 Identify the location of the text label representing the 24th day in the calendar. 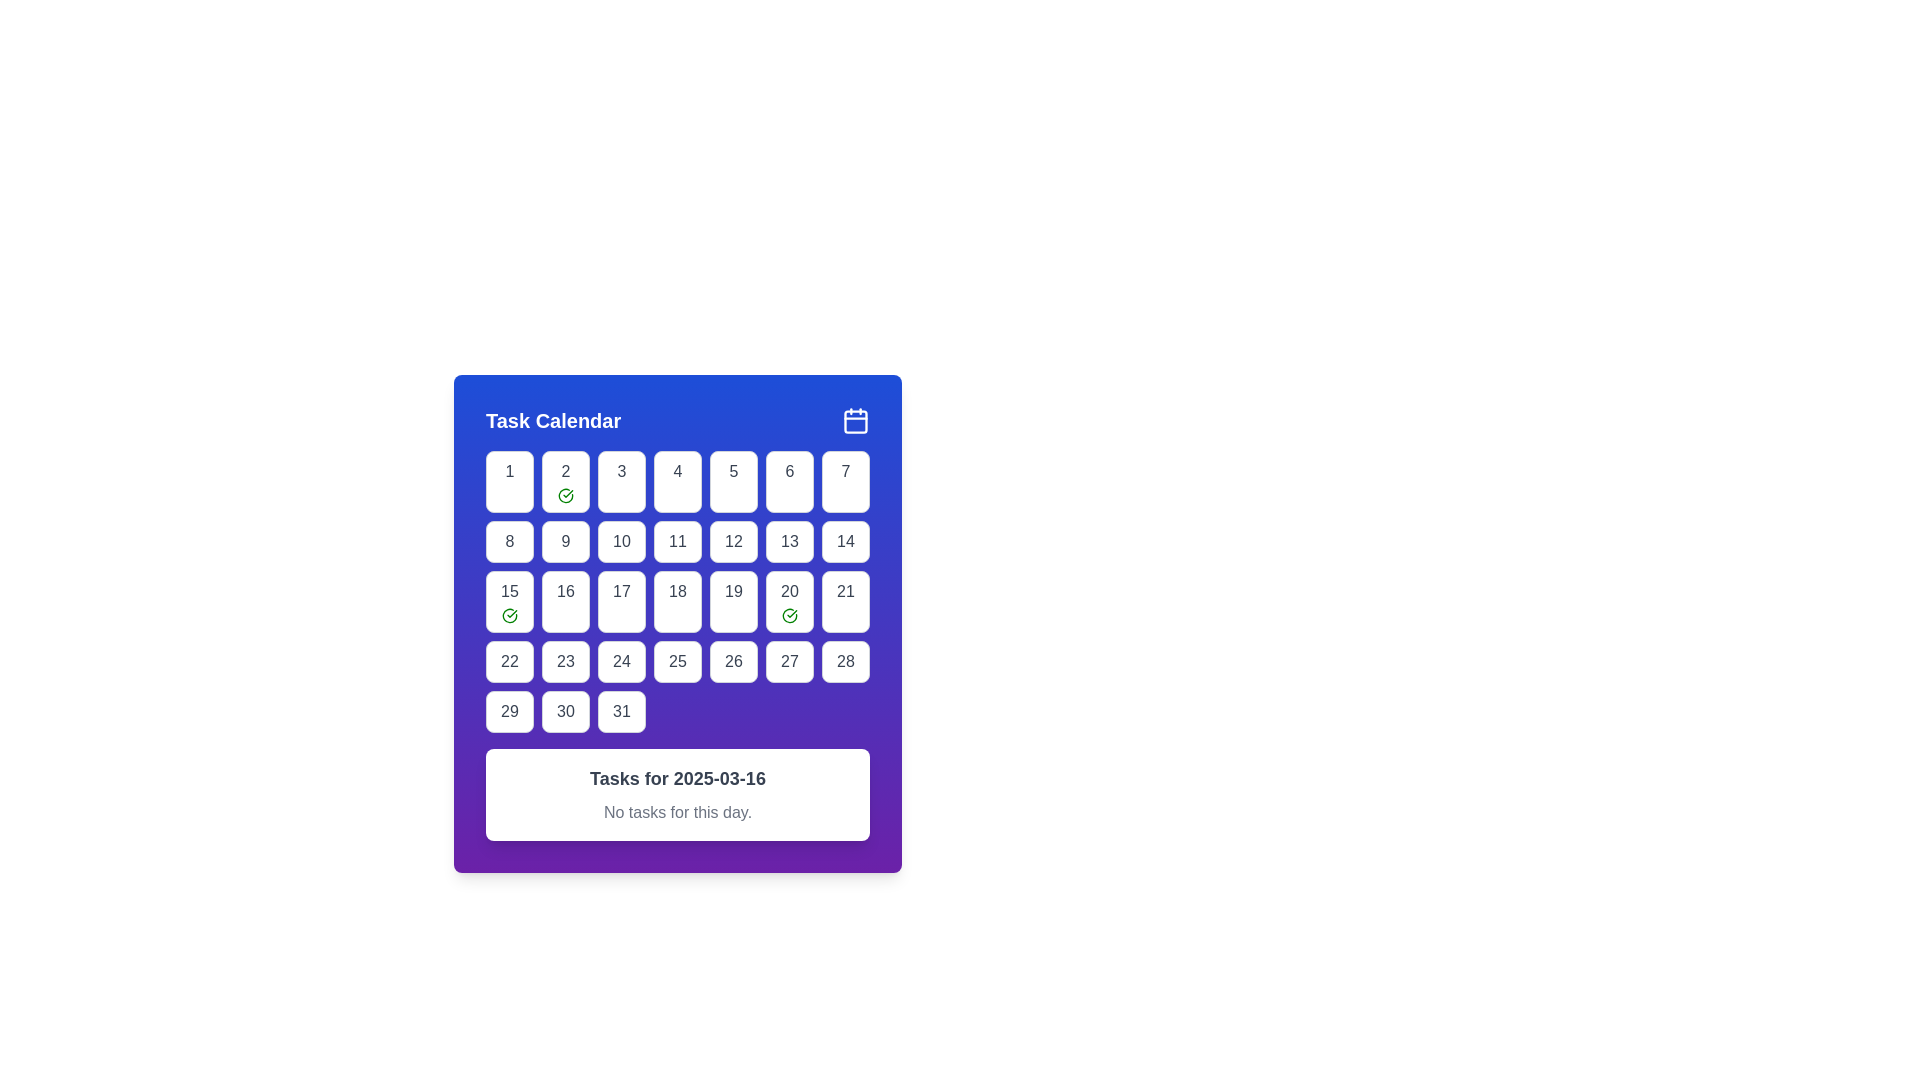
(621, 662).